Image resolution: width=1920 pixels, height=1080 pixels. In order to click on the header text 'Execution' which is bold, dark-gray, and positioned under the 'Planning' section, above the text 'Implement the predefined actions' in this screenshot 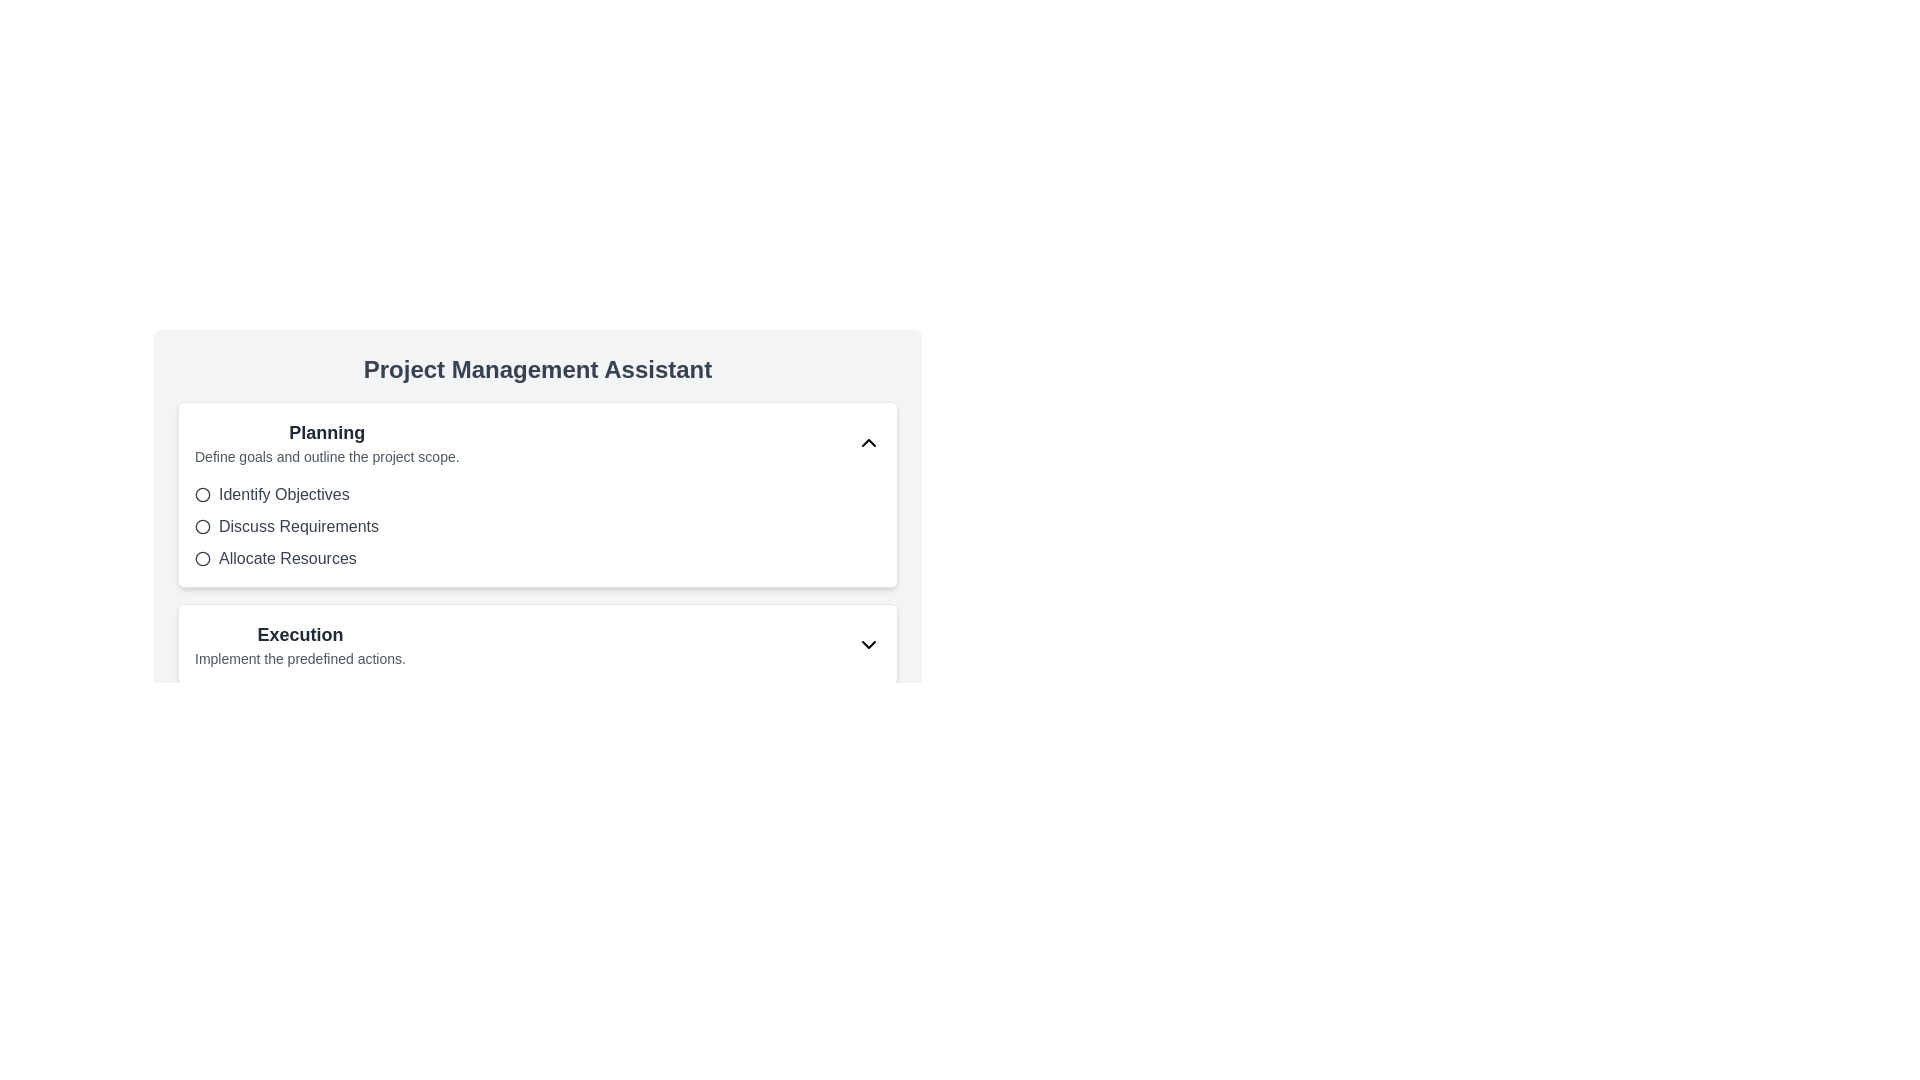, I will do `click(299, 635)`.